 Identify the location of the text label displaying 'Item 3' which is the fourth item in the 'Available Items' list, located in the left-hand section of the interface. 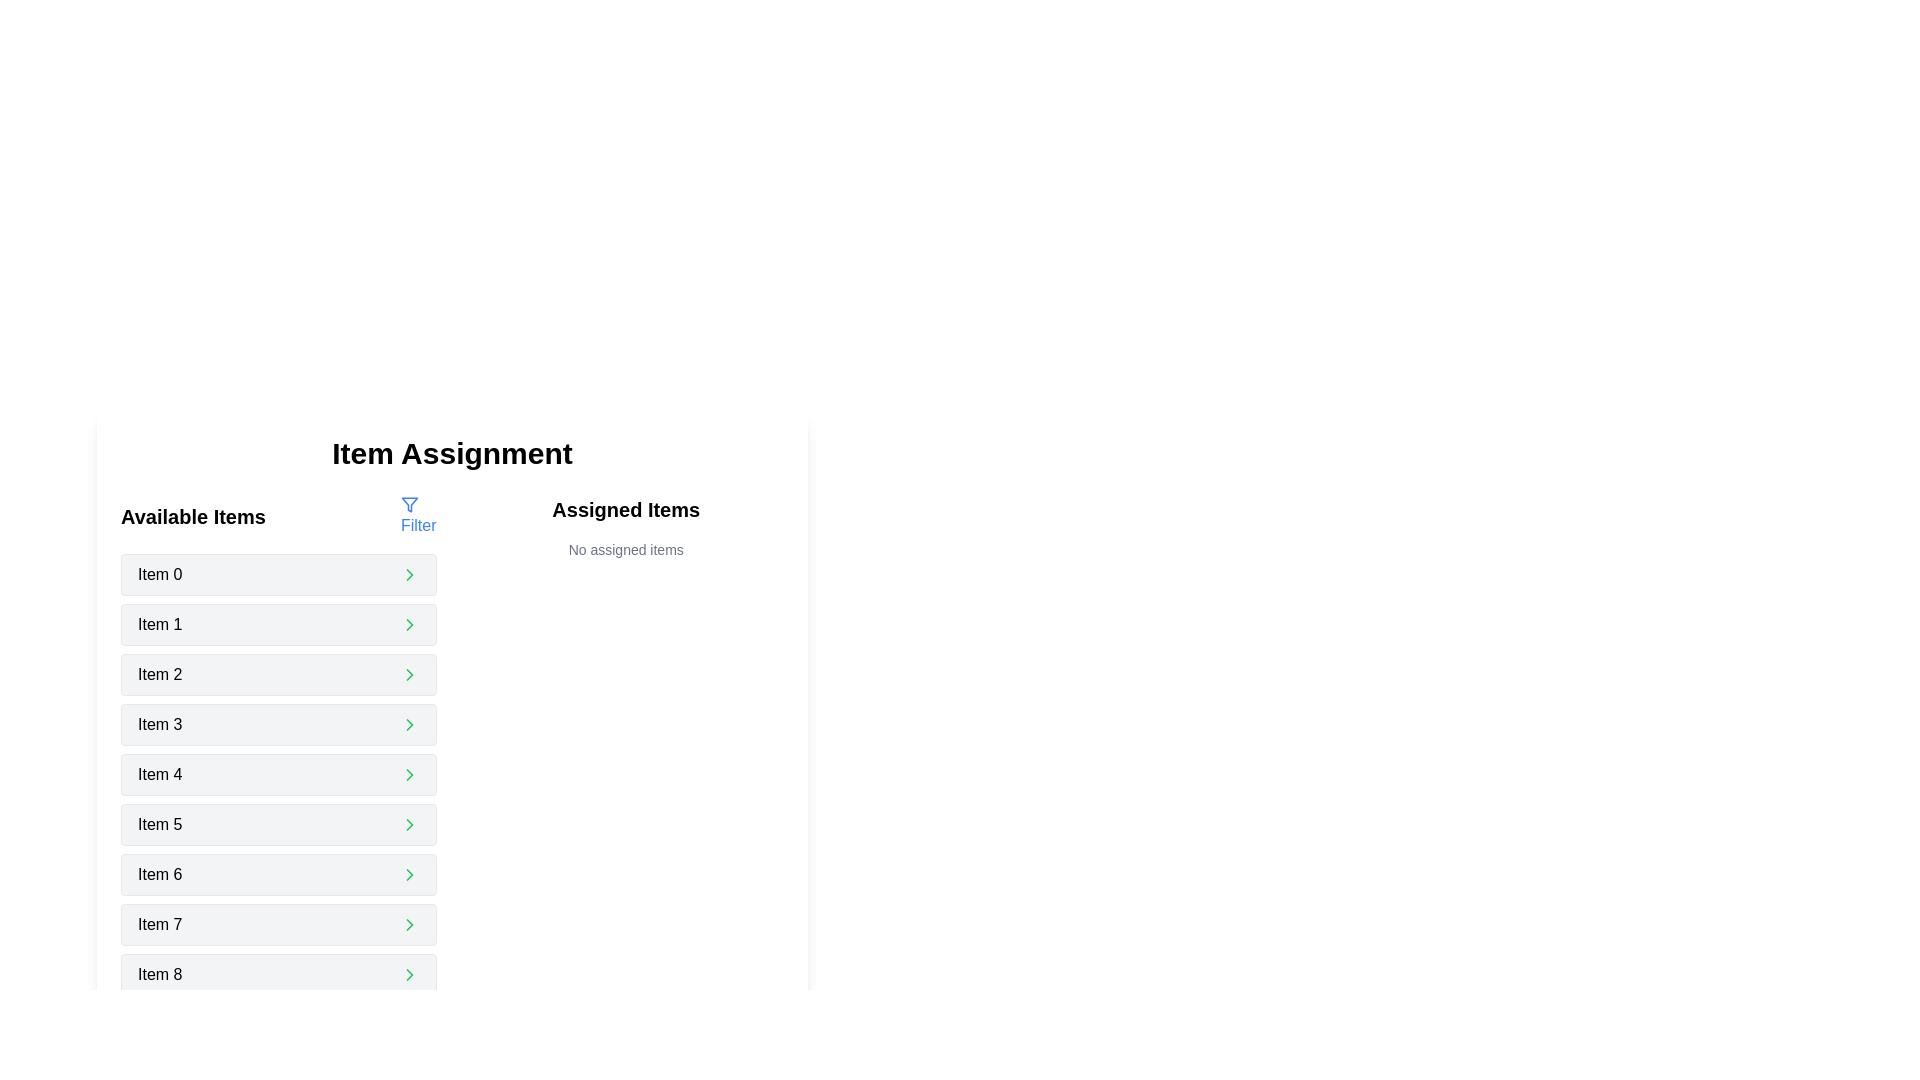
(160, 725).